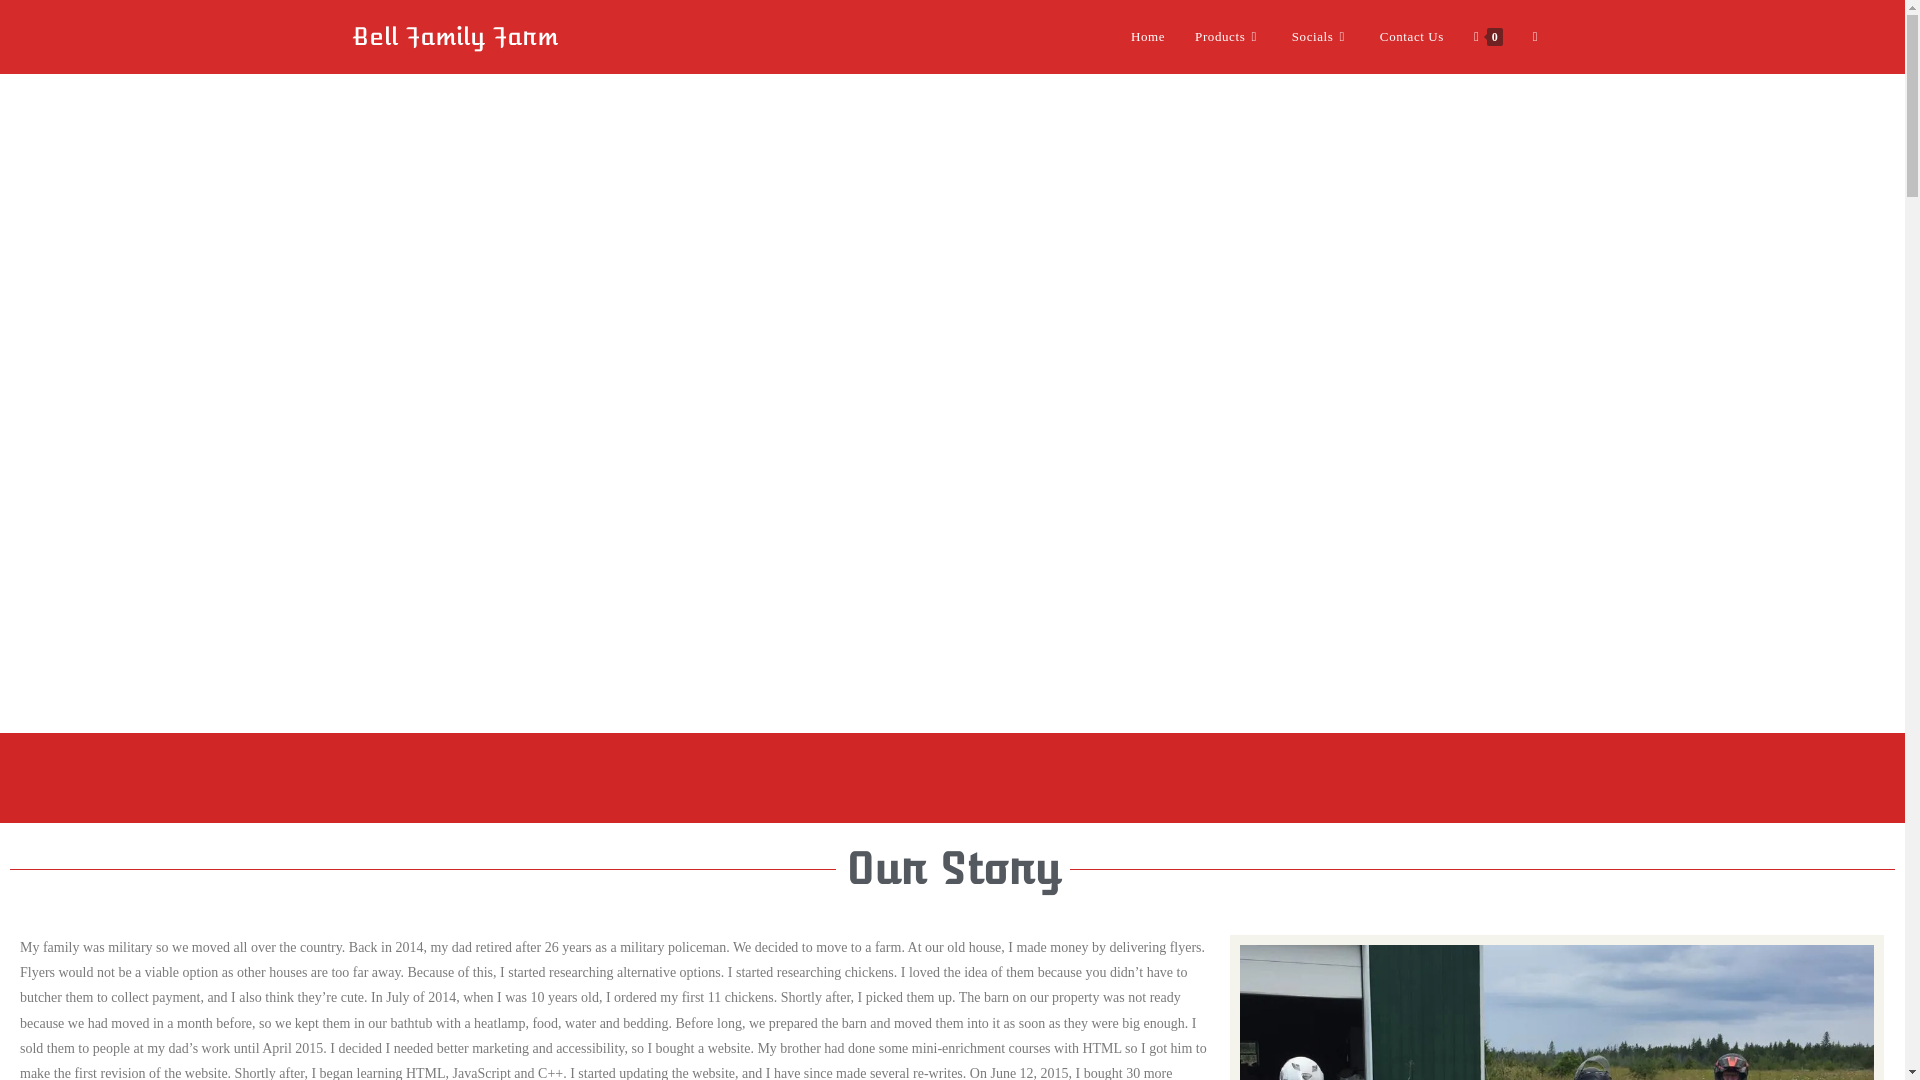 The height and width of the screenshot is (1080, 1920). What do you see at coordinates (1410, 37) in the screenshot?
I see `'Contact Us'` at bounding box center [1410, 37].